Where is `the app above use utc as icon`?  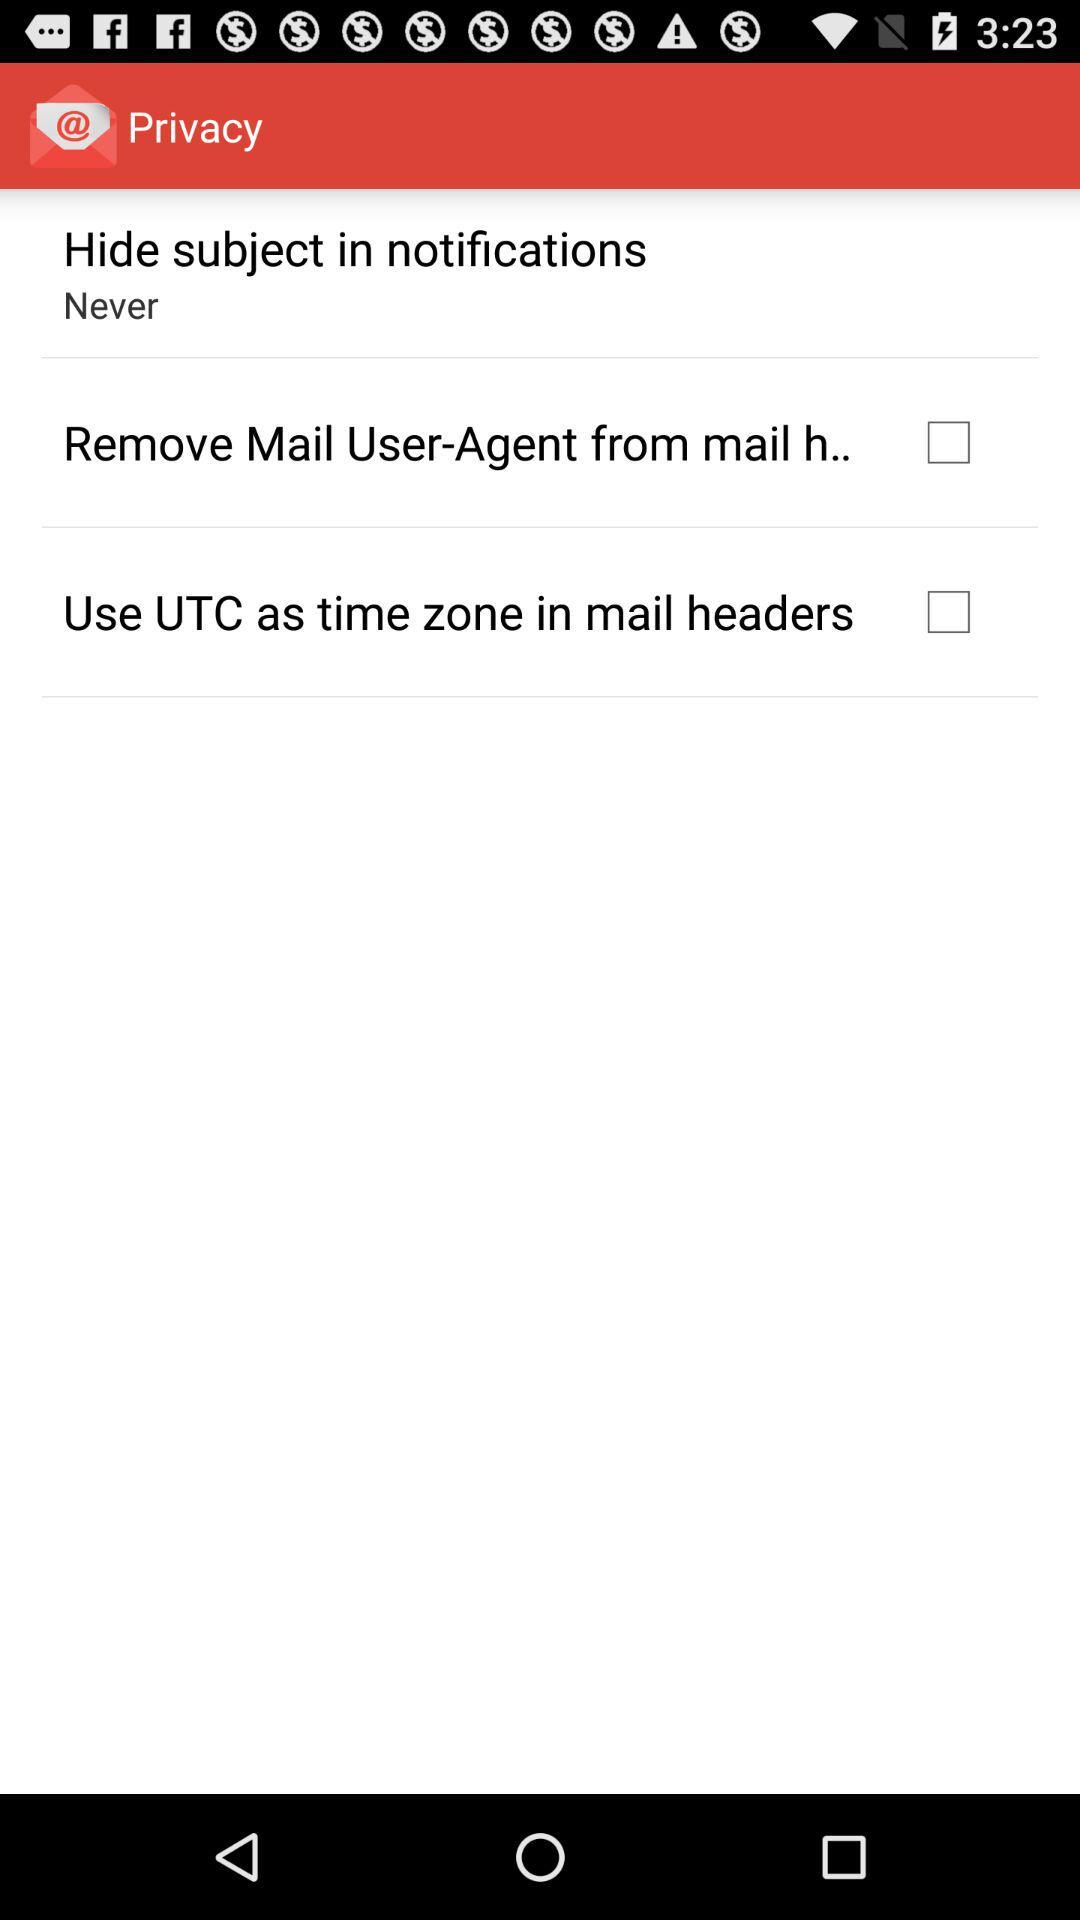 the app above use utc as icon is located at coordinates (463, 441).